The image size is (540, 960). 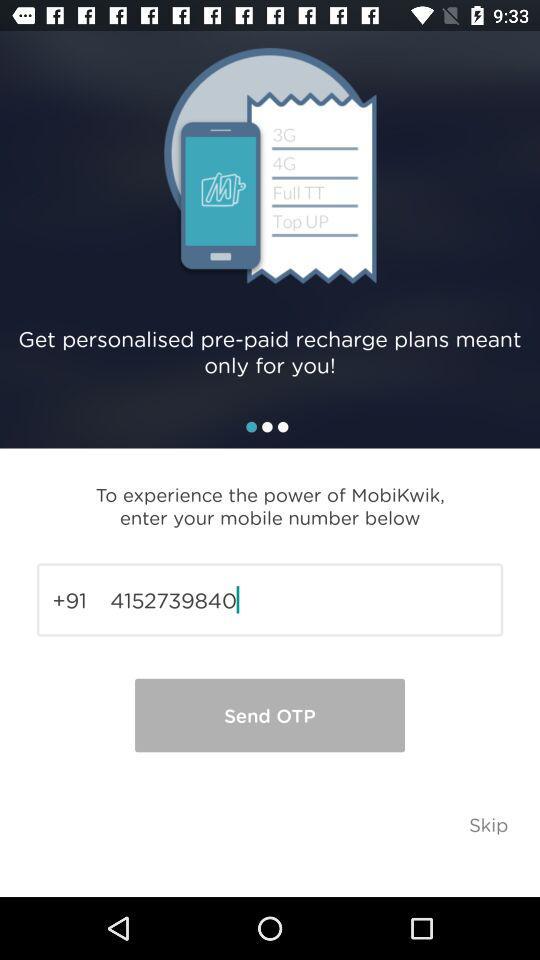 I want to click on the 4152739840 icon, so click(x=270, y=600).